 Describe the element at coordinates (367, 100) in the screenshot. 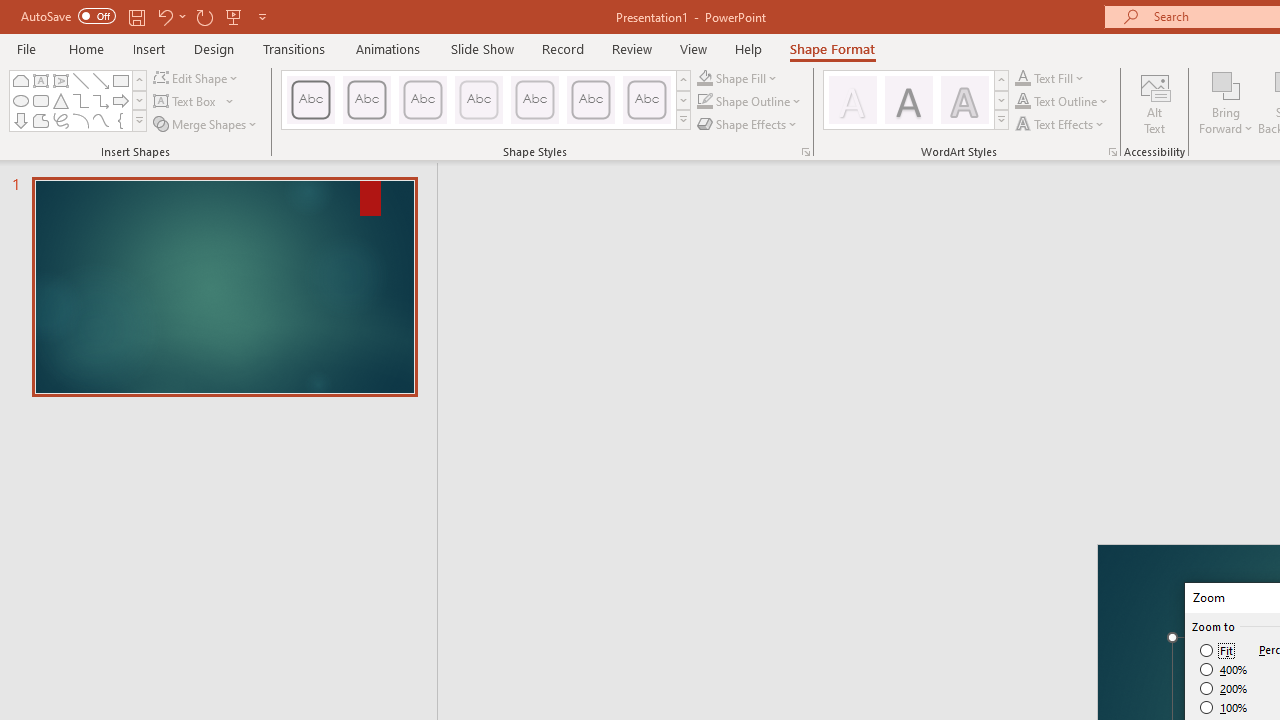

I see `'Colored Outline - Dark Red, Accent 1'` at that location.